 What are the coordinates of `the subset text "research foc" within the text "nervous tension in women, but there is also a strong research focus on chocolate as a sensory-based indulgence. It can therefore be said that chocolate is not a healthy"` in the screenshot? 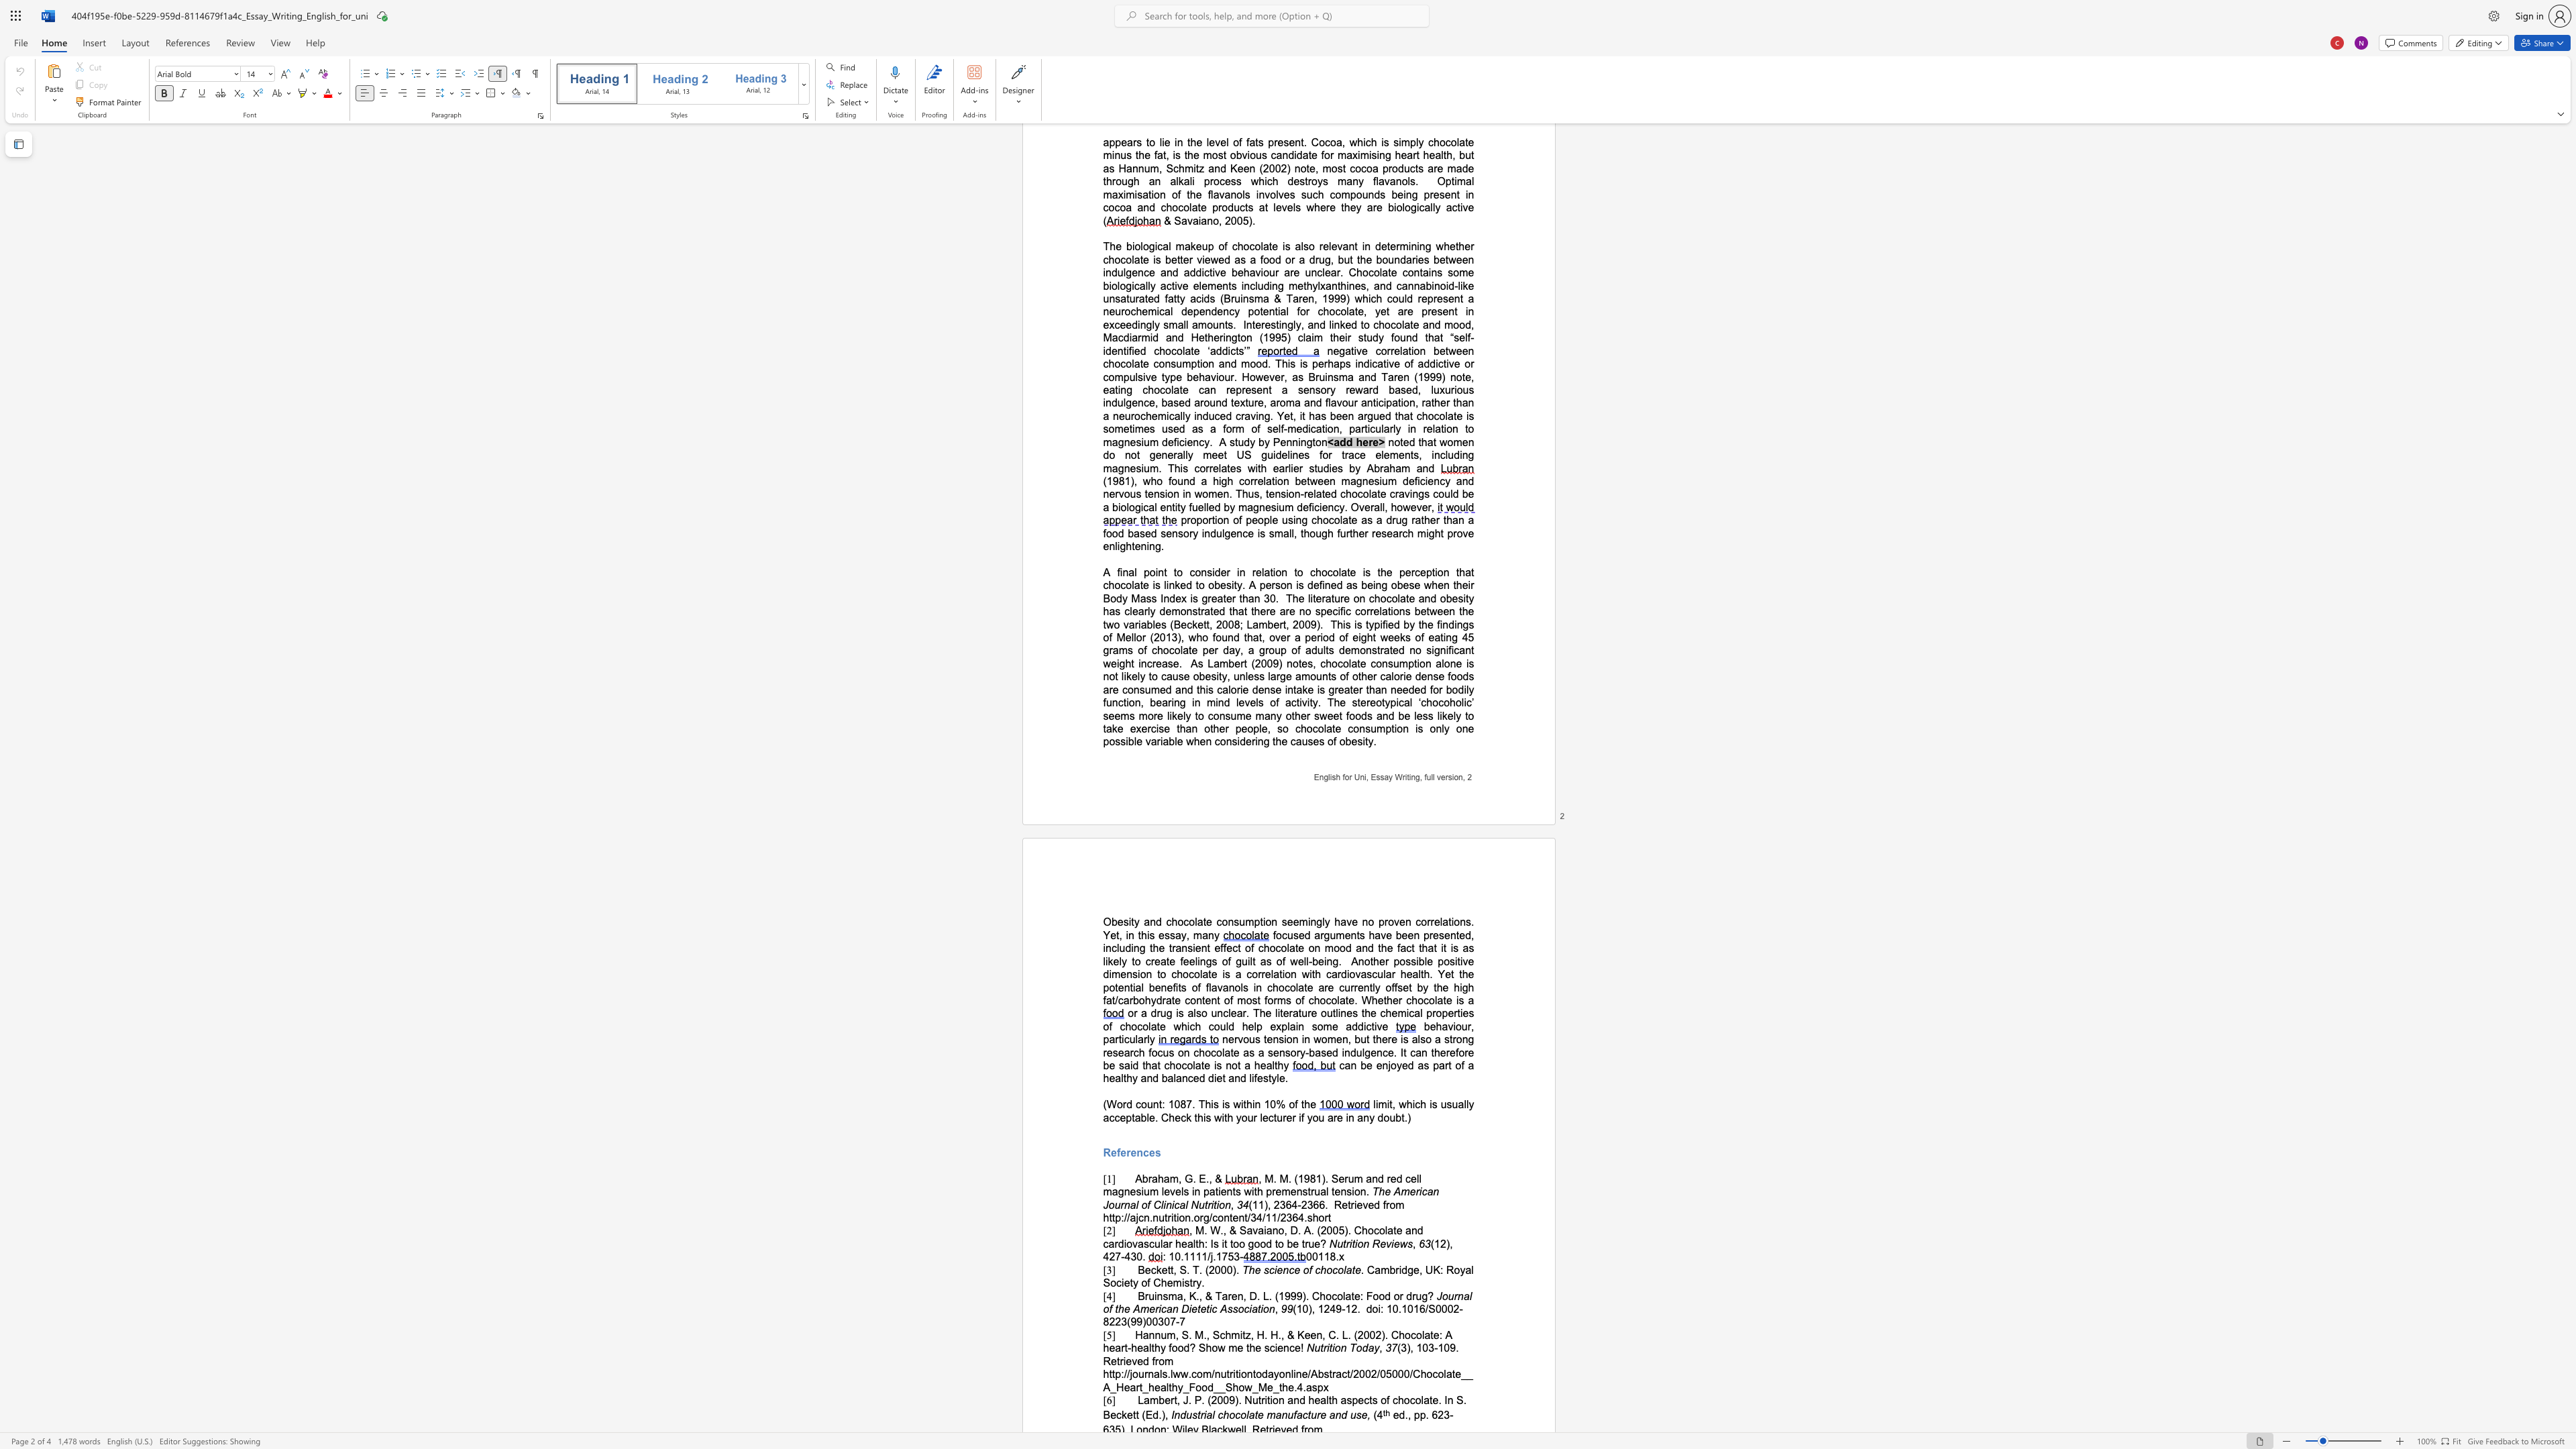 It's located at (1103, 1051).